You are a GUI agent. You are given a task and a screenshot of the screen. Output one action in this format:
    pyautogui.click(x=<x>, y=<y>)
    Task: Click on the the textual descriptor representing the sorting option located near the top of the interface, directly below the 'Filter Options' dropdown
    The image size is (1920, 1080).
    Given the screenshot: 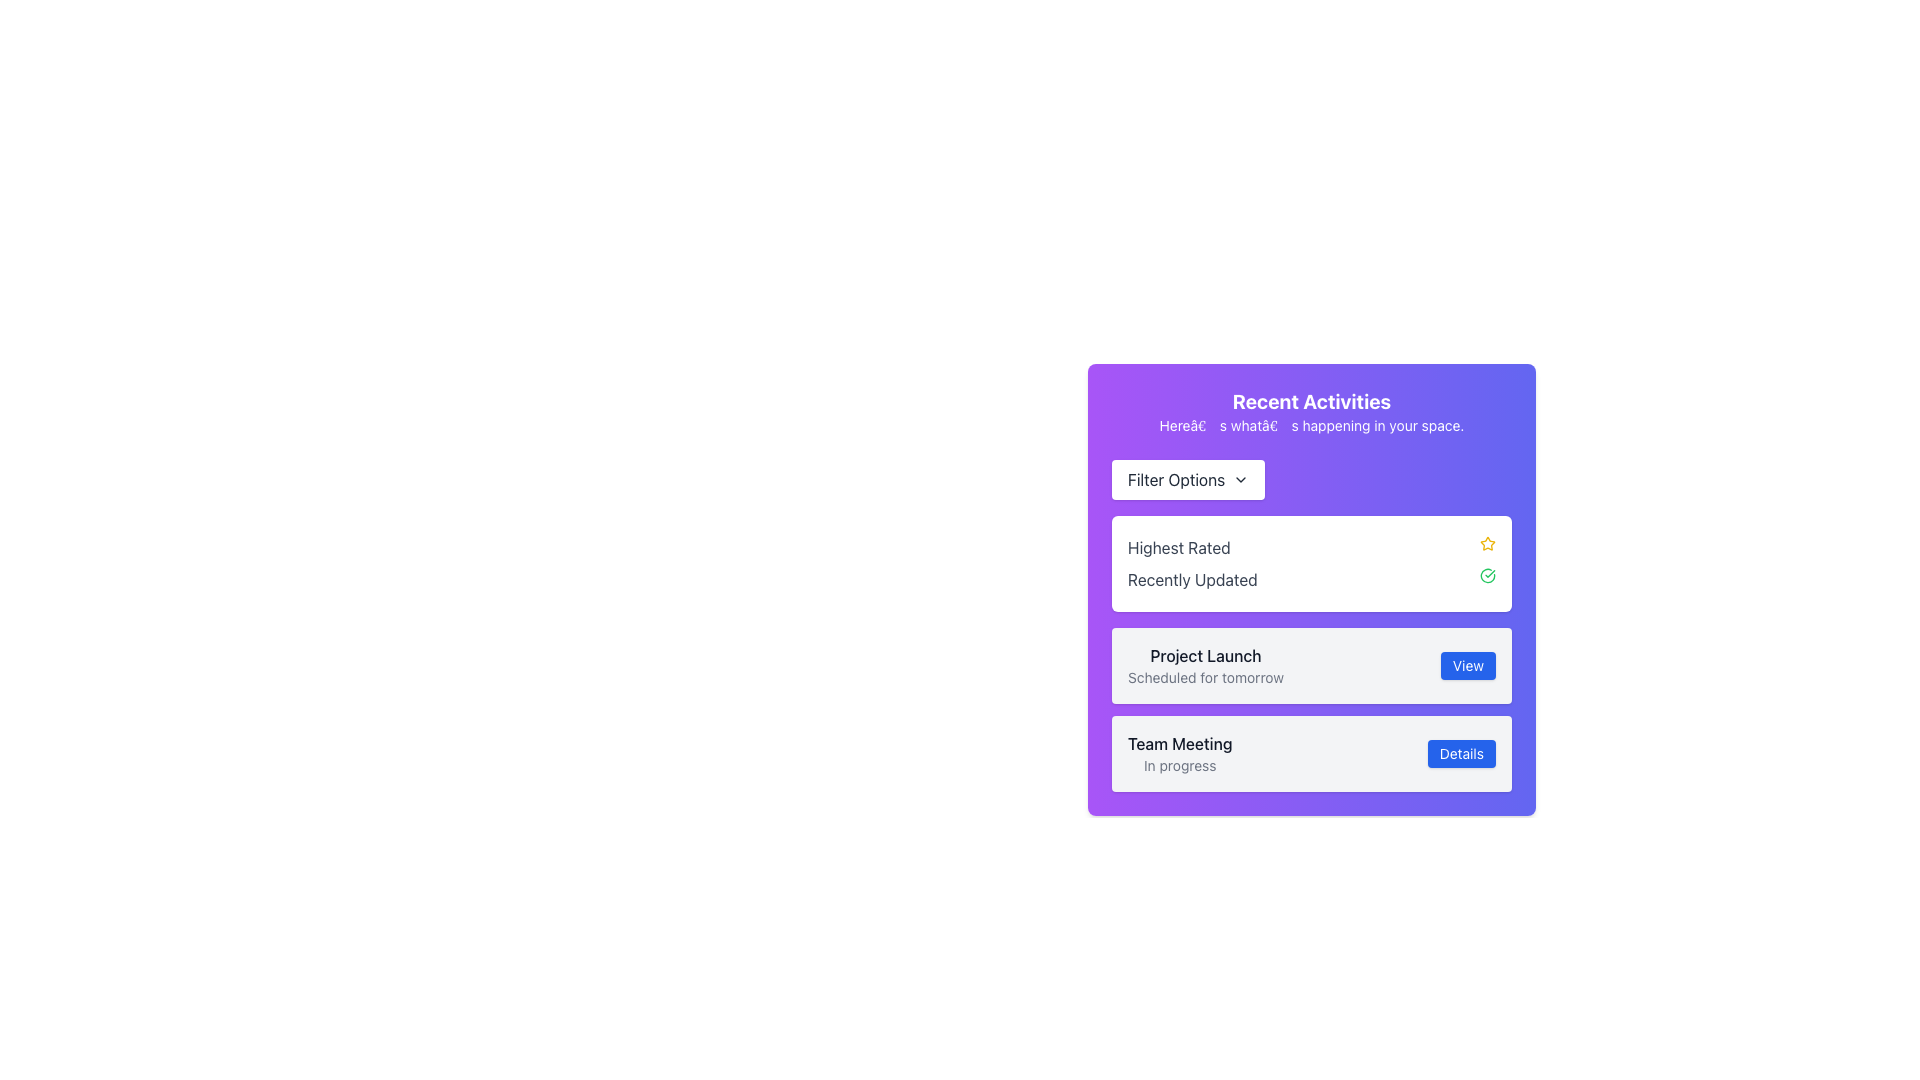 What is the action you would take?
    pyautogui.click(x=1311, y=547)
    